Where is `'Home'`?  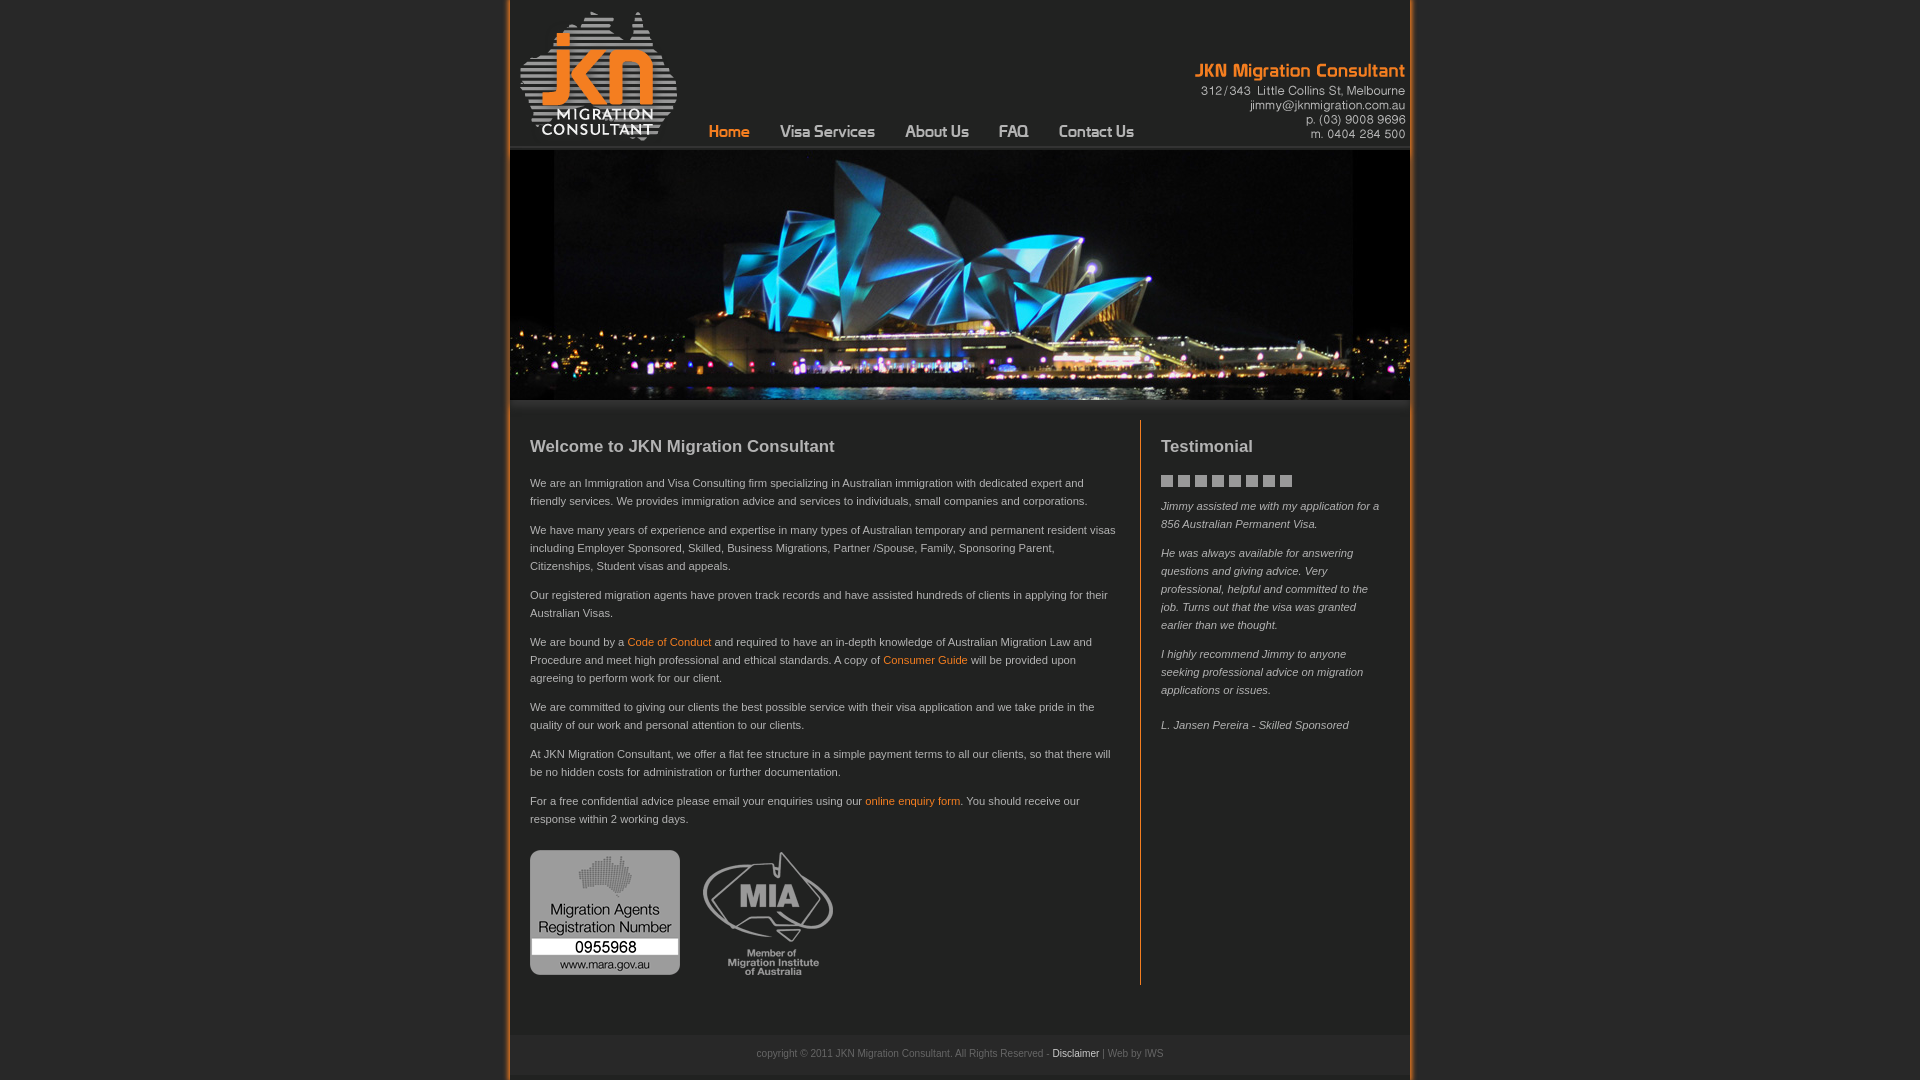
'Home' is located at coordinates (728, 131).